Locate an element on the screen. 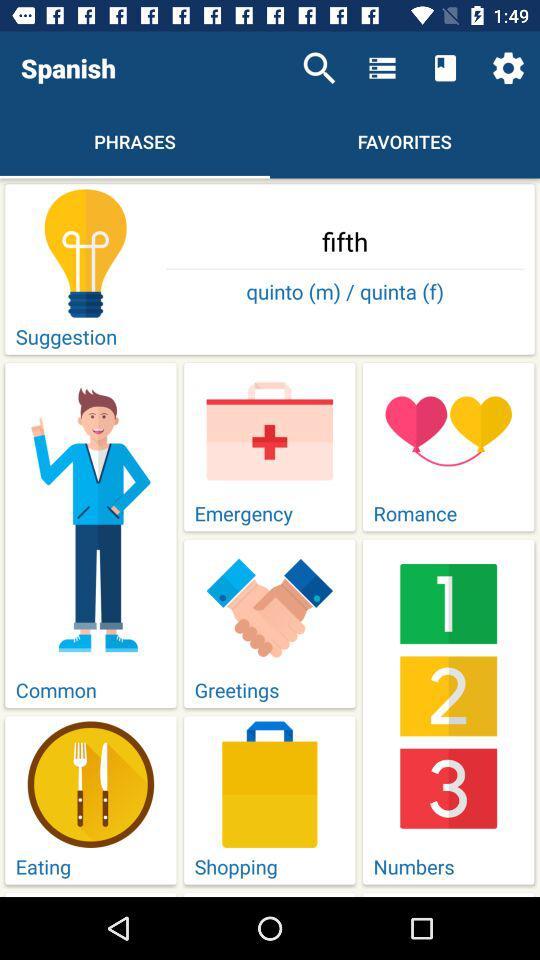 The height and width of the screenshot is (960, 540). item above fifth icon is located at coordinates (319, 68).